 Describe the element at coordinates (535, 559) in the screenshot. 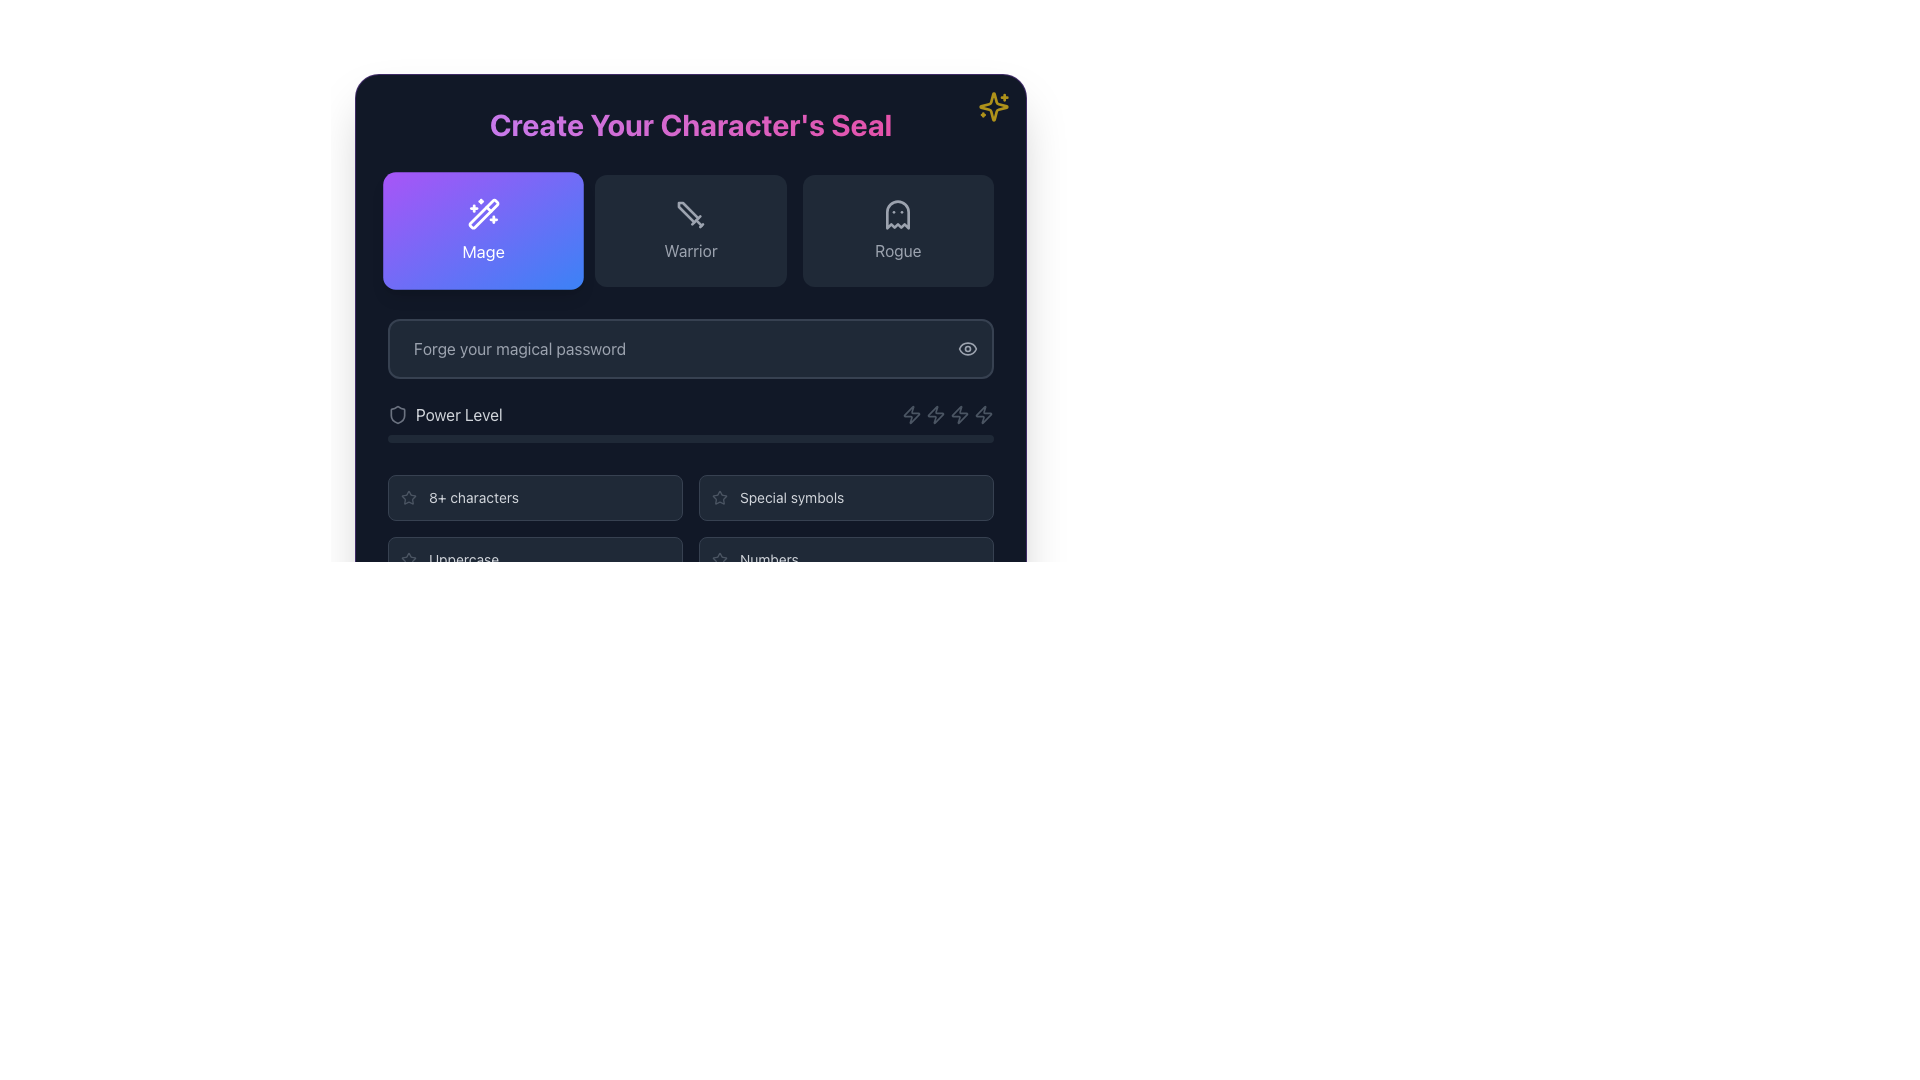

I see `text 'Uppercase' displayed within the static display item located in the bottom-left corner of the grid layout, which is a rectangular box with a dark-gray background and a gray star icon on the left` at that location.